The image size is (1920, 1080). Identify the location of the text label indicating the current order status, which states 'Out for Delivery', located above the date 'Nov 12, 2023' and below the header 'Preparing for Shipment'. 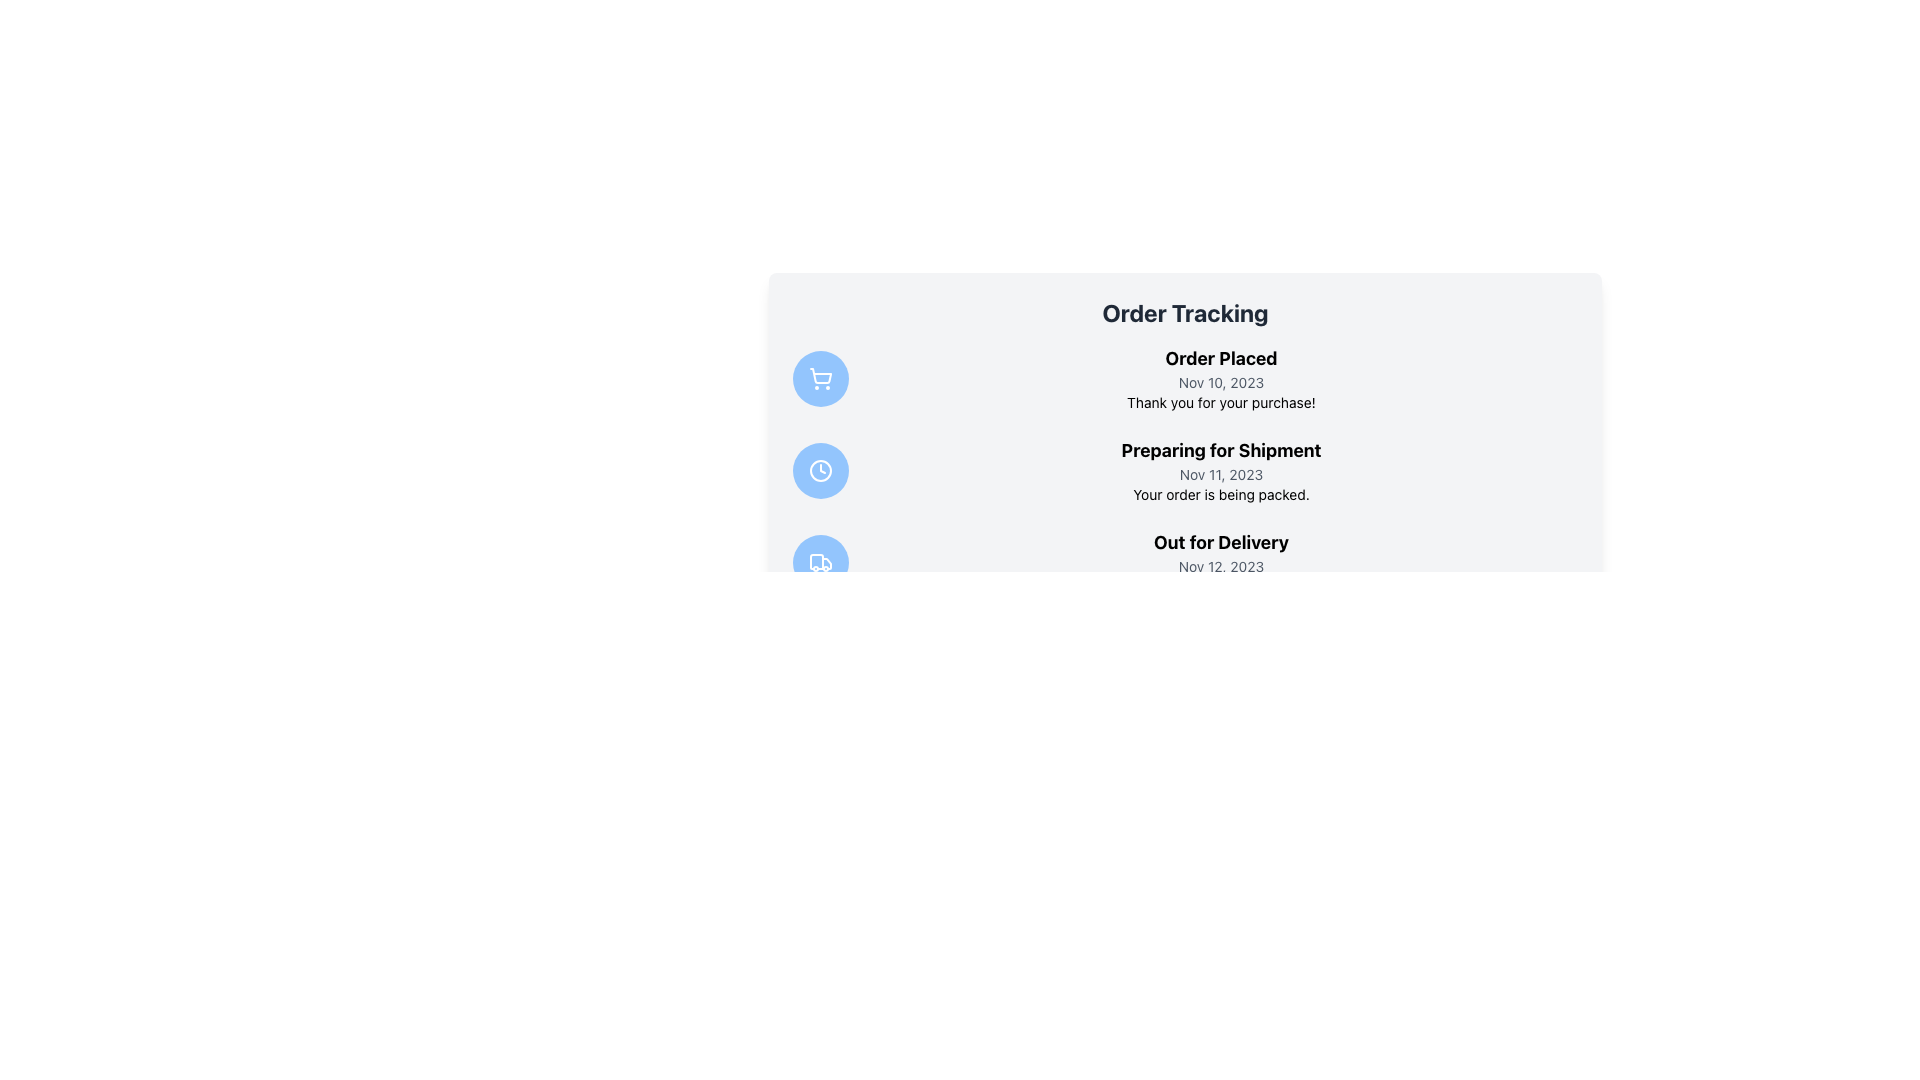
(1220, 543).